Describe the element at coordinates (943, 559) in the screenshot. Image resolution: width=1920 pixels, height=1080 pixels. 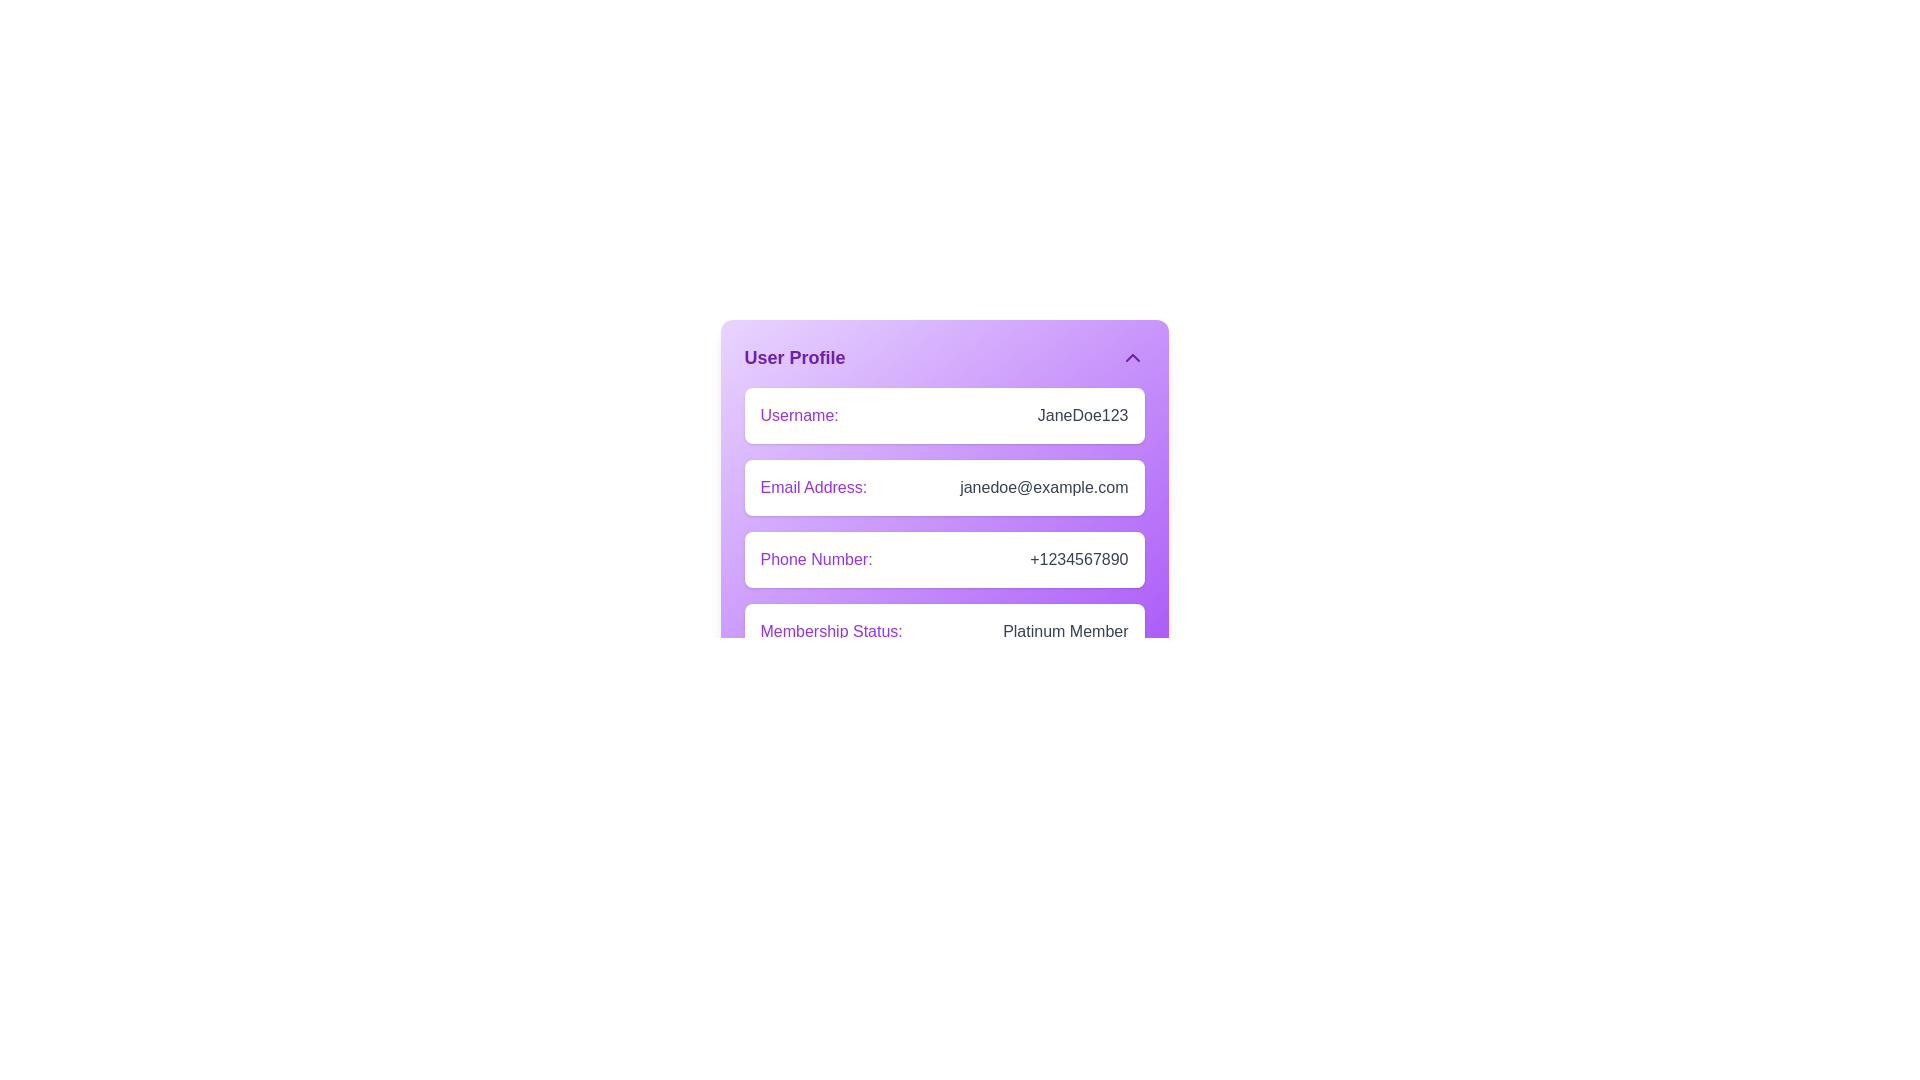
I see `the Information display field that shows the user's phone number, located between the 'Email Address:' and 'Membership Status:' sections` at that location.